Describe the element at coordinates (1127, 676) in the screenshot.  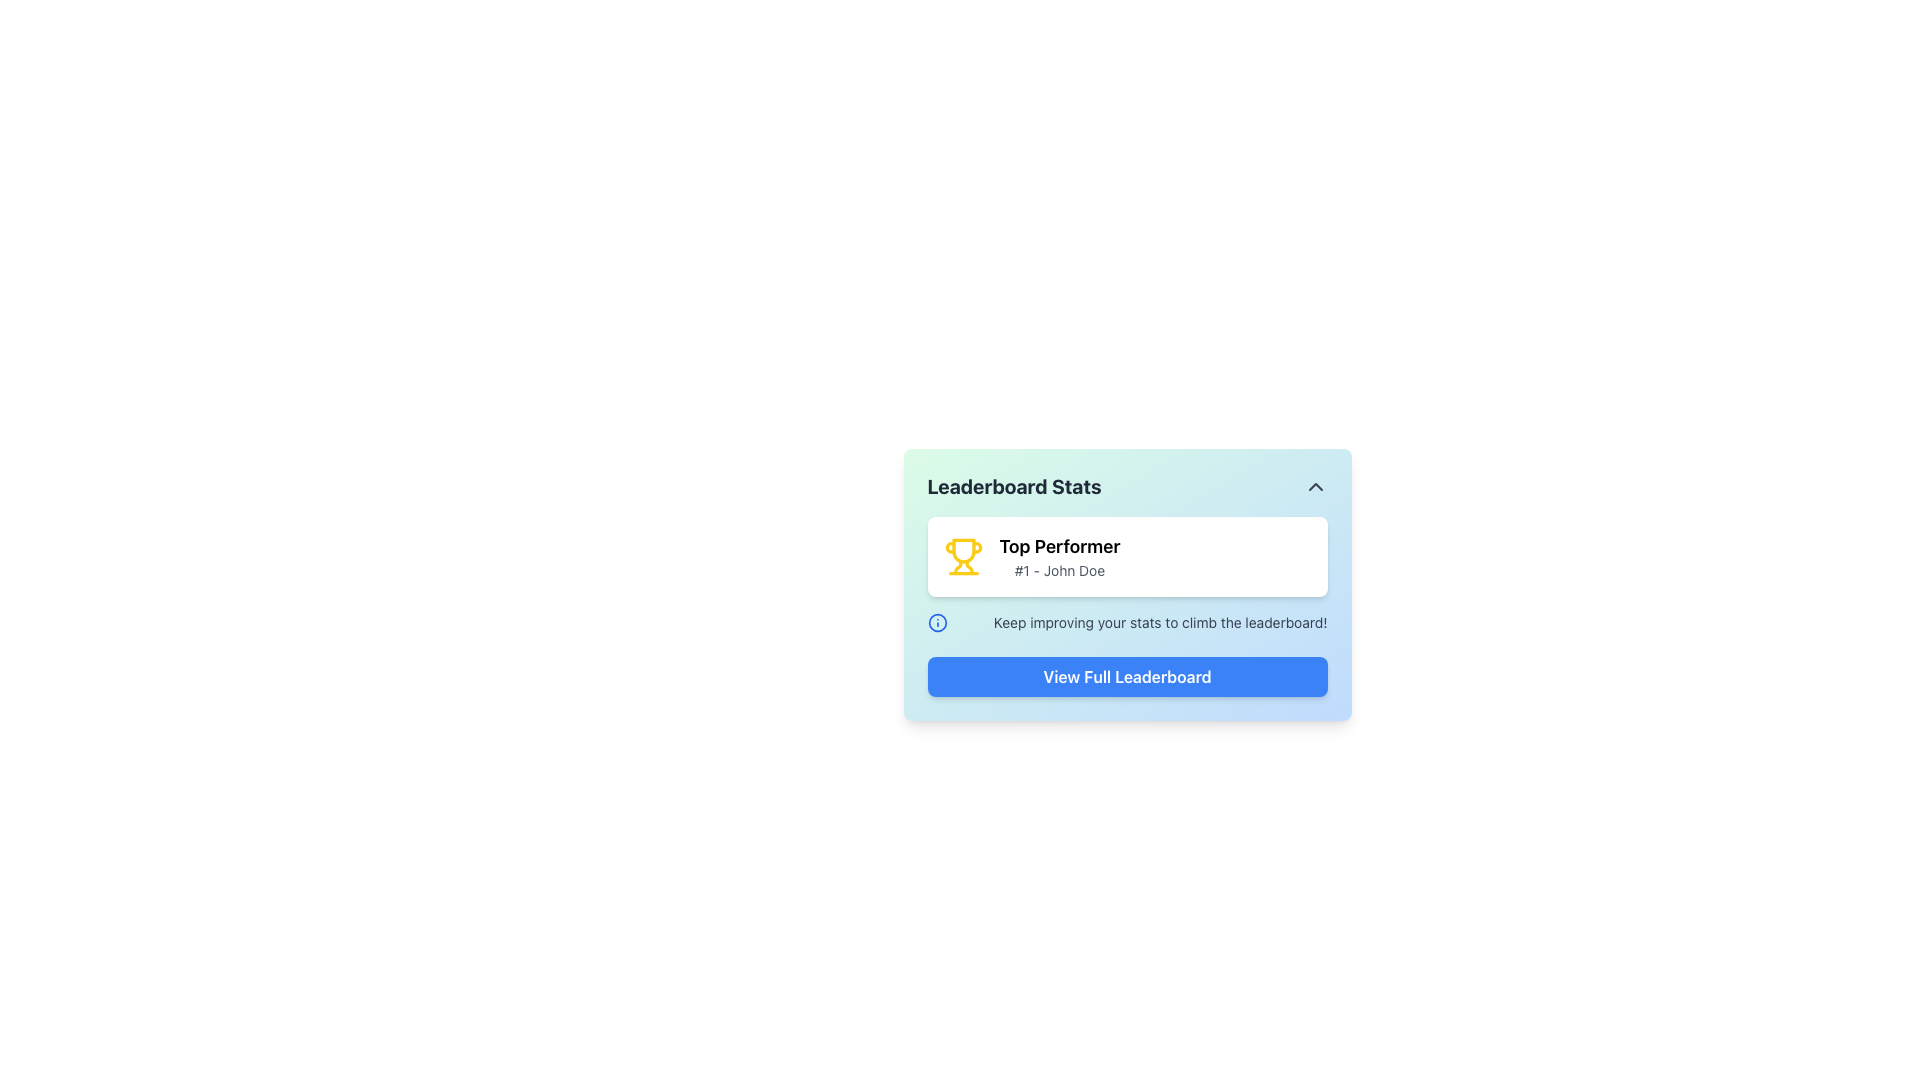
I see `the medium-sized rectangular button with a blue background and white text labeled 'View Full Leaderboard'` at that location.